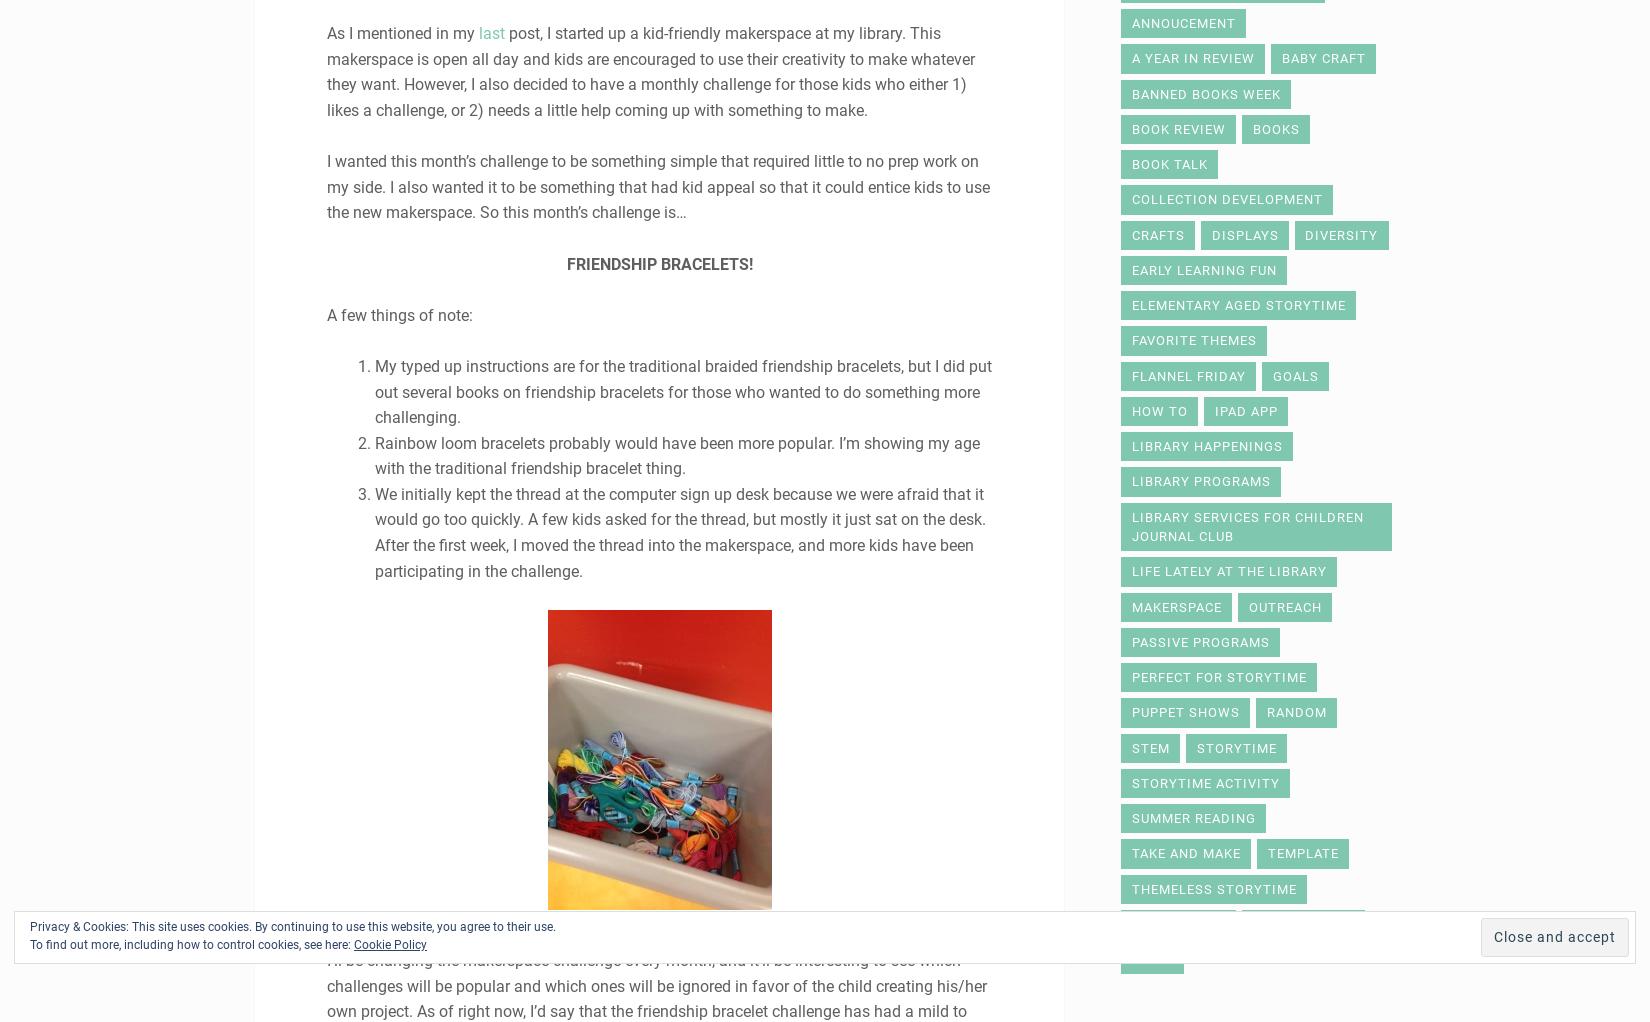 The image size is (1650, 1022). I want to click on 'banned books week', so click(1205, 92).